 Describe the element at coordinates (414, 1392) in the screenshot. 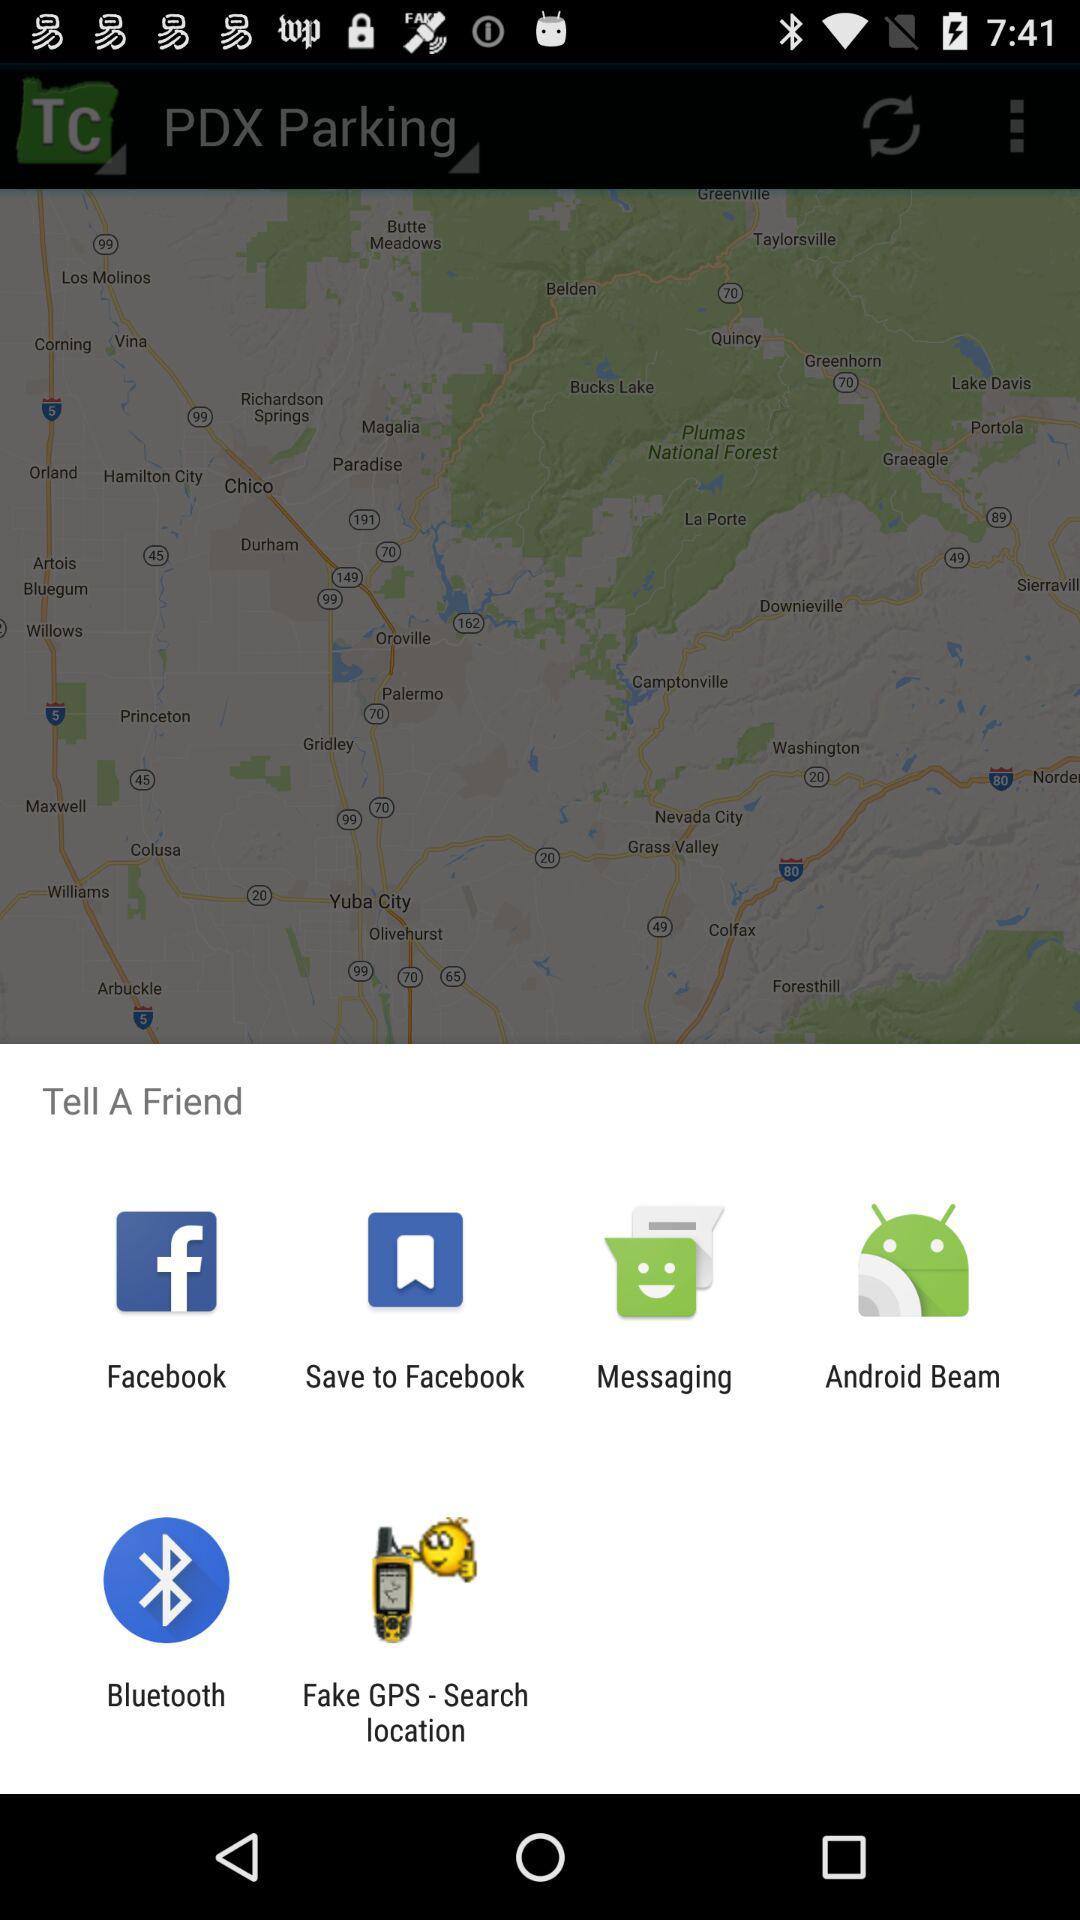

I see `app to the right of the facebook app` at that location.